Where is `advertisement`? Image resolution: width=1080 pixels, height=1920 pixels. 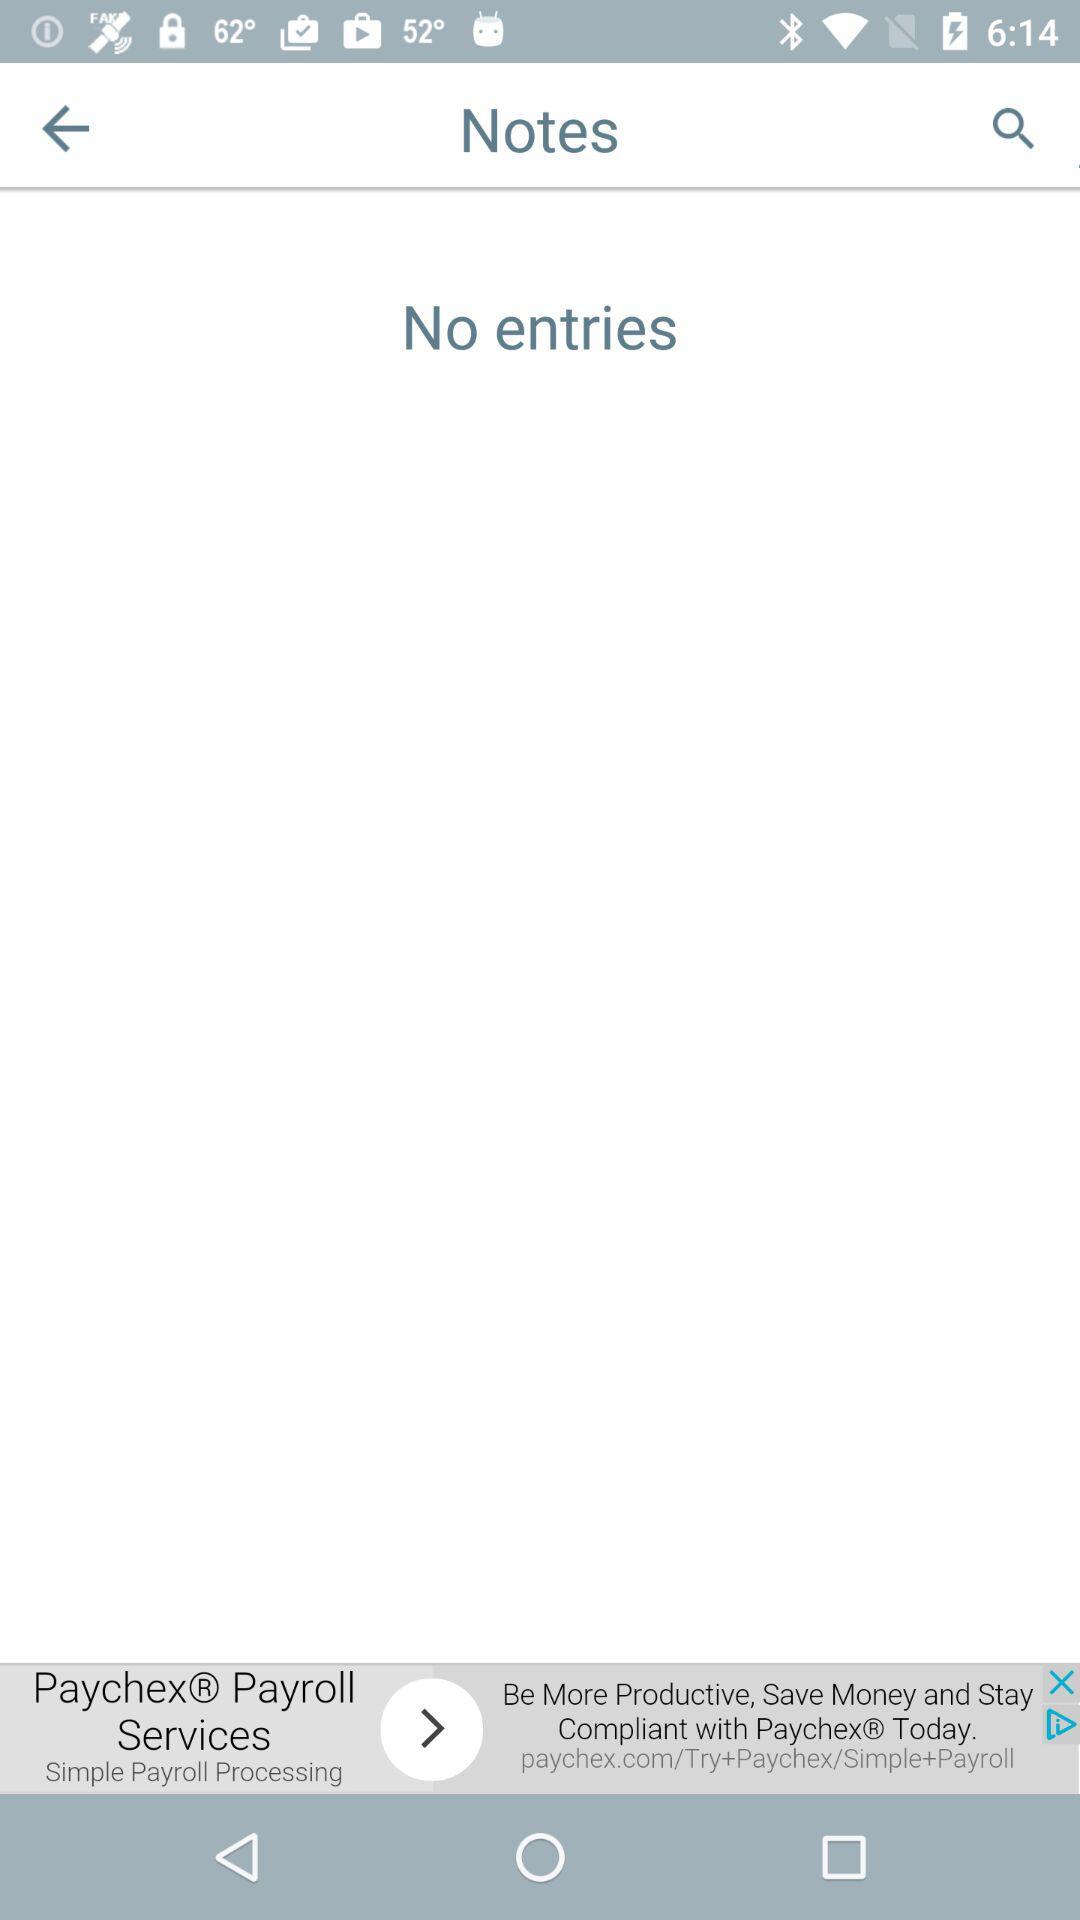
advertisement is located at coordinates (540, 1727).